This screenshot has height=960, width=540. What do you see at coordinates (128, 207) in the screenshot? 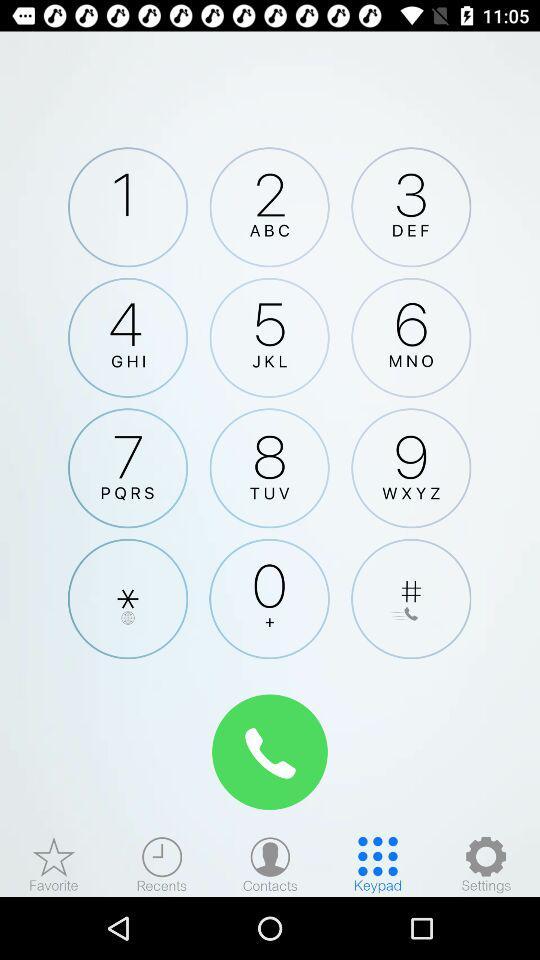
I see `keypad numeral one` at bounding box center [128, 207].